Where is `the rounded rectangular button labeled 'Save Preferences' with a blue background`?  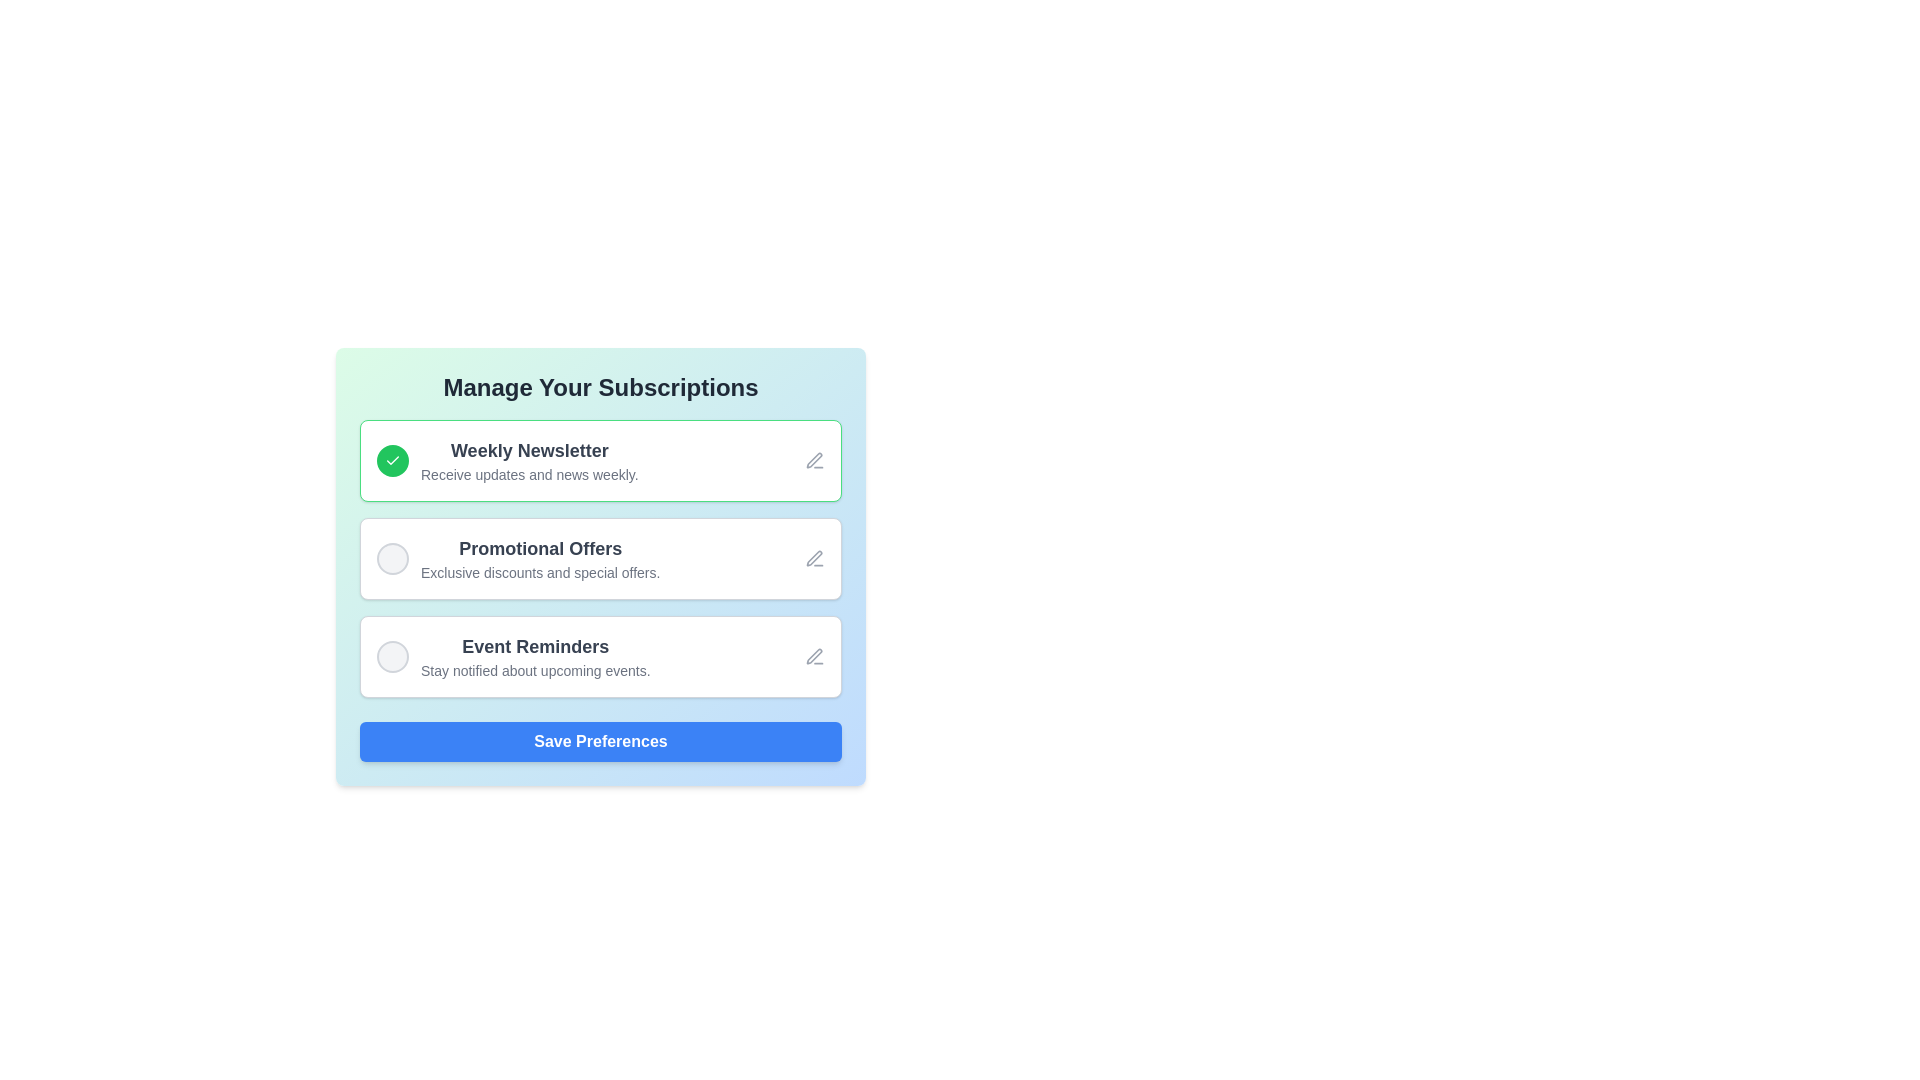 the rounded rectangular button labeled 'Save Preferences' with a blue background is located at coordinates (599, 741).